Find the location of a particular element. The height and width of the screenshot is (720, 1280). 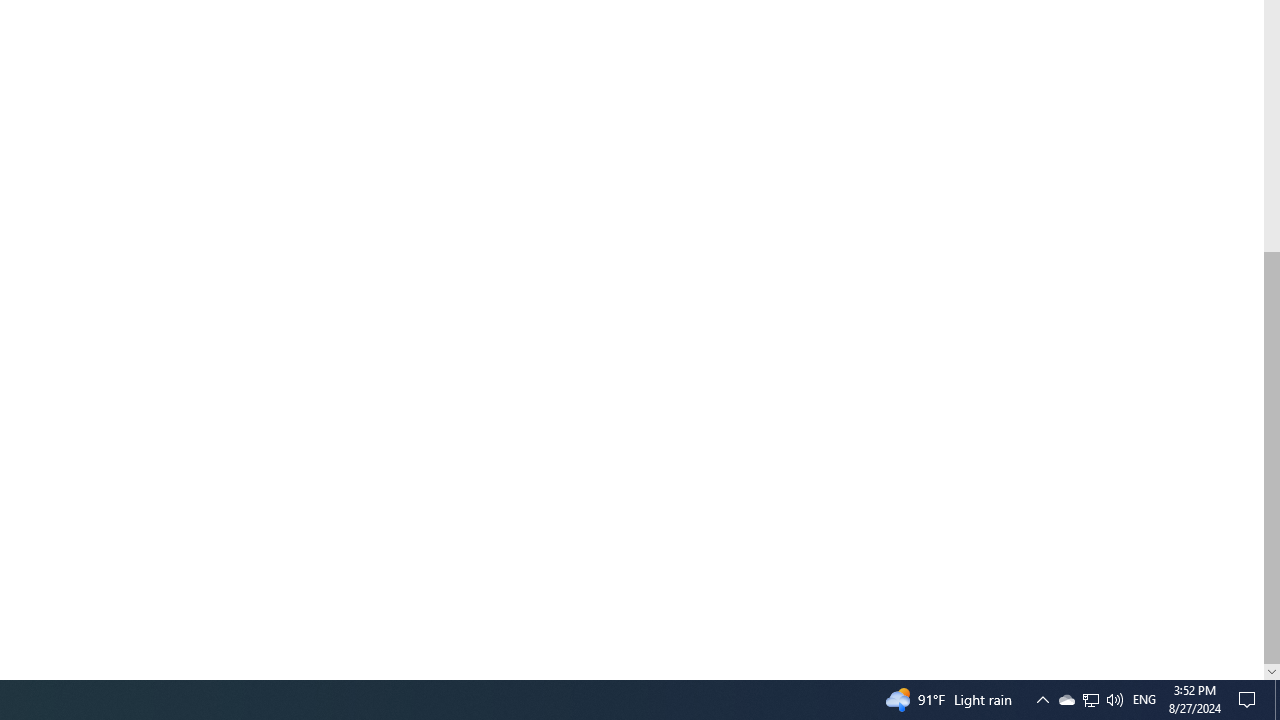

'Vertical Small Increase' is located at coordinates (1271, 671).